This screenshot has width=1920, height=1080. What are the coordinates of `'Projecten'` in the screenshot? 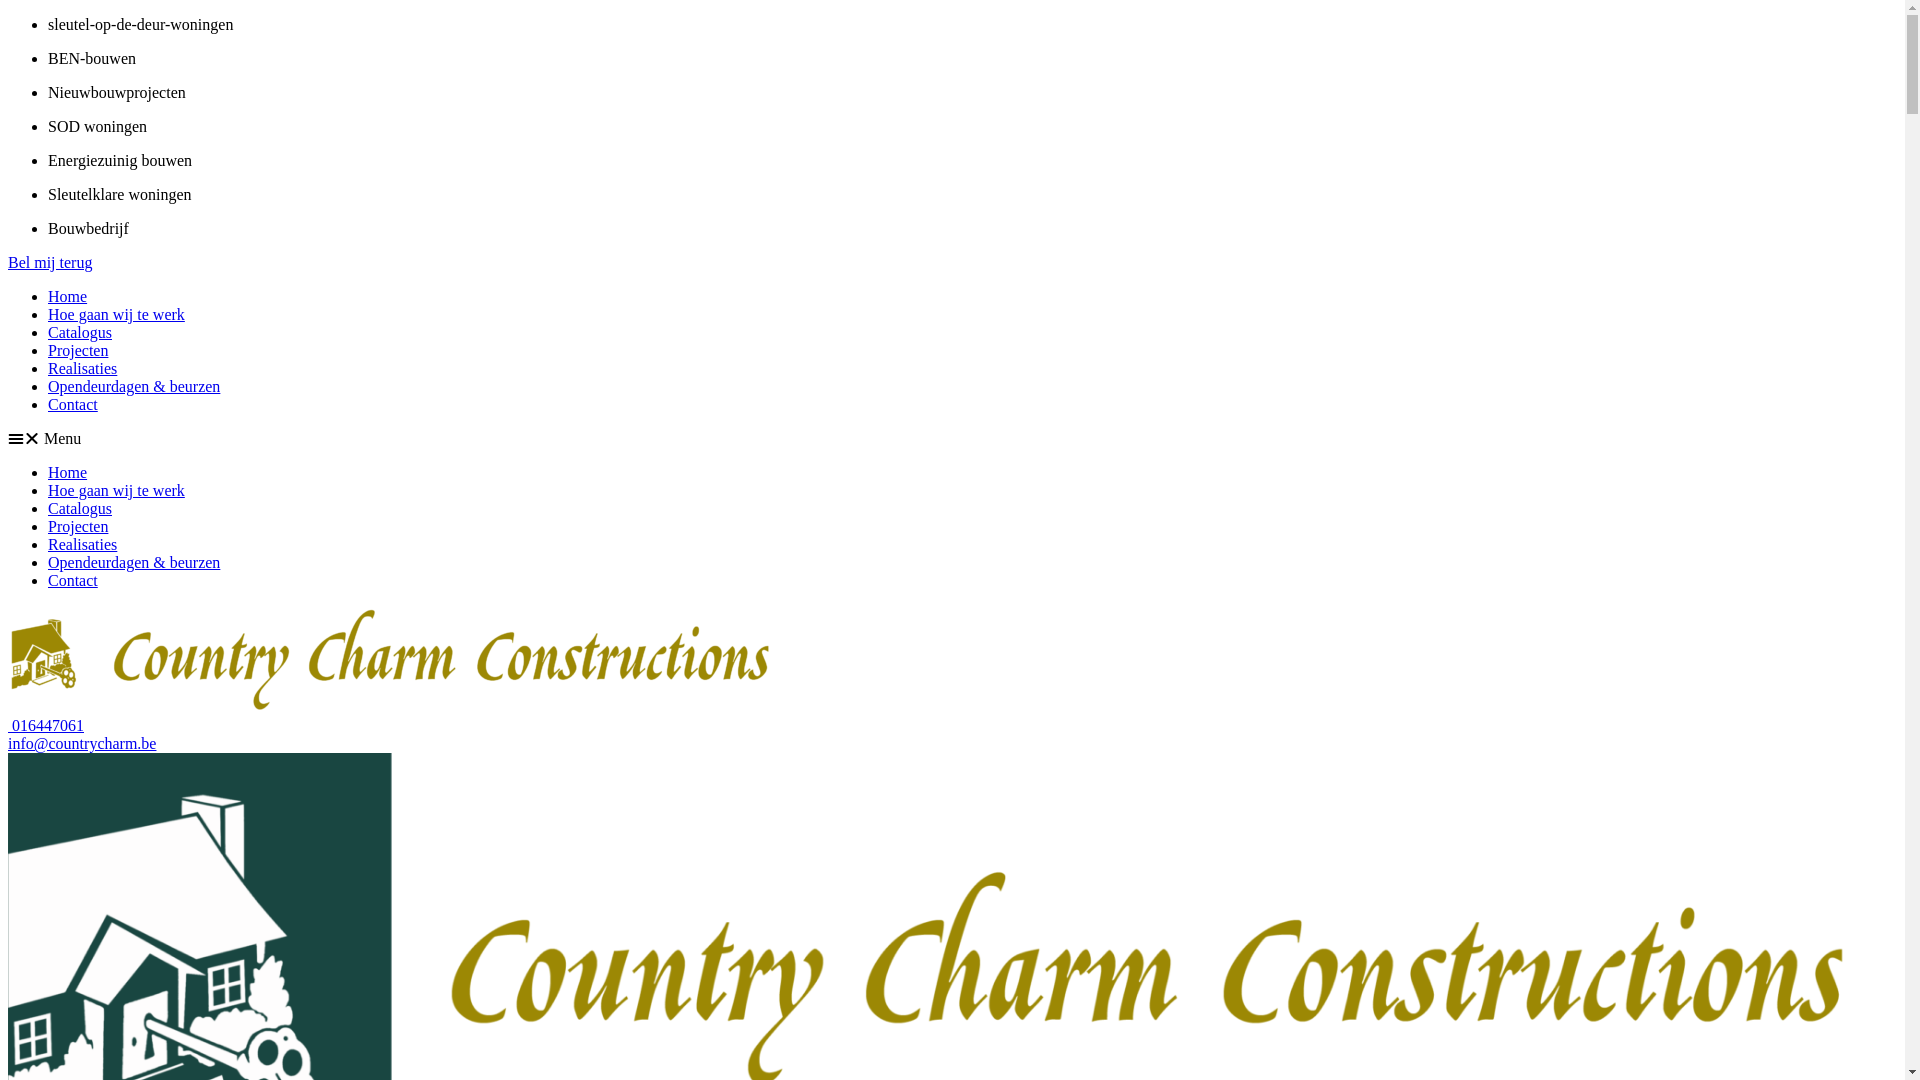 It's located at (77, 525).